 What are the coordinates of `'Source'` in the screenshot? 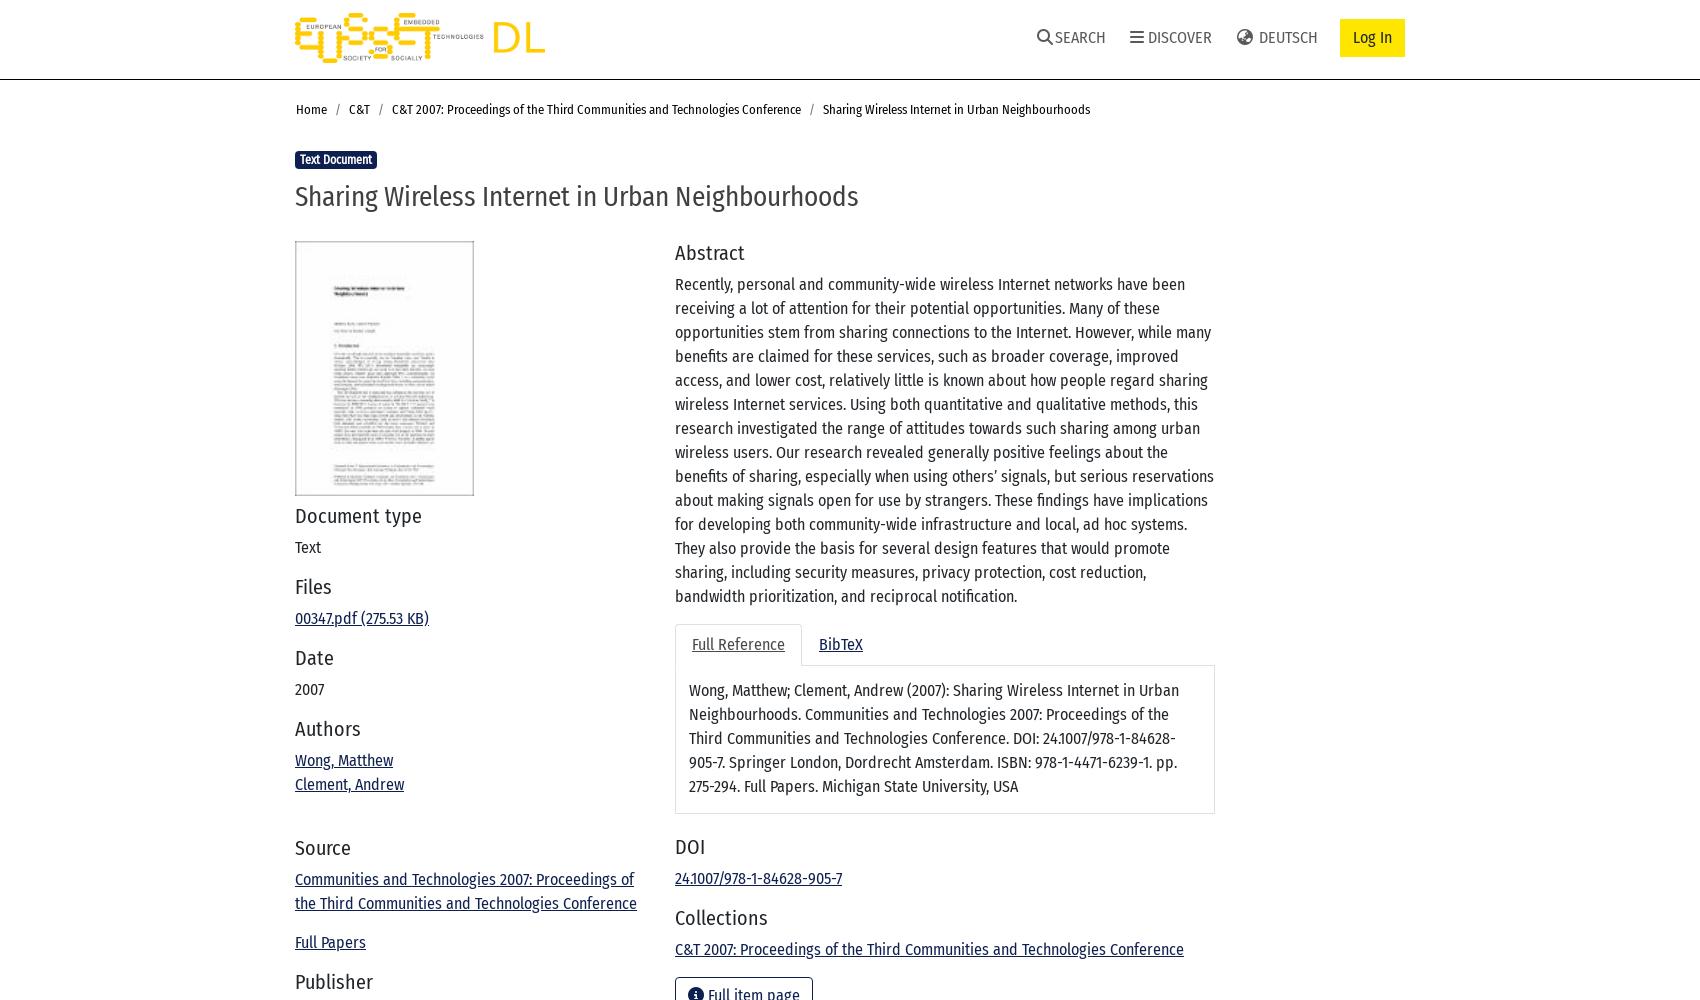 It's located at (322, 847).